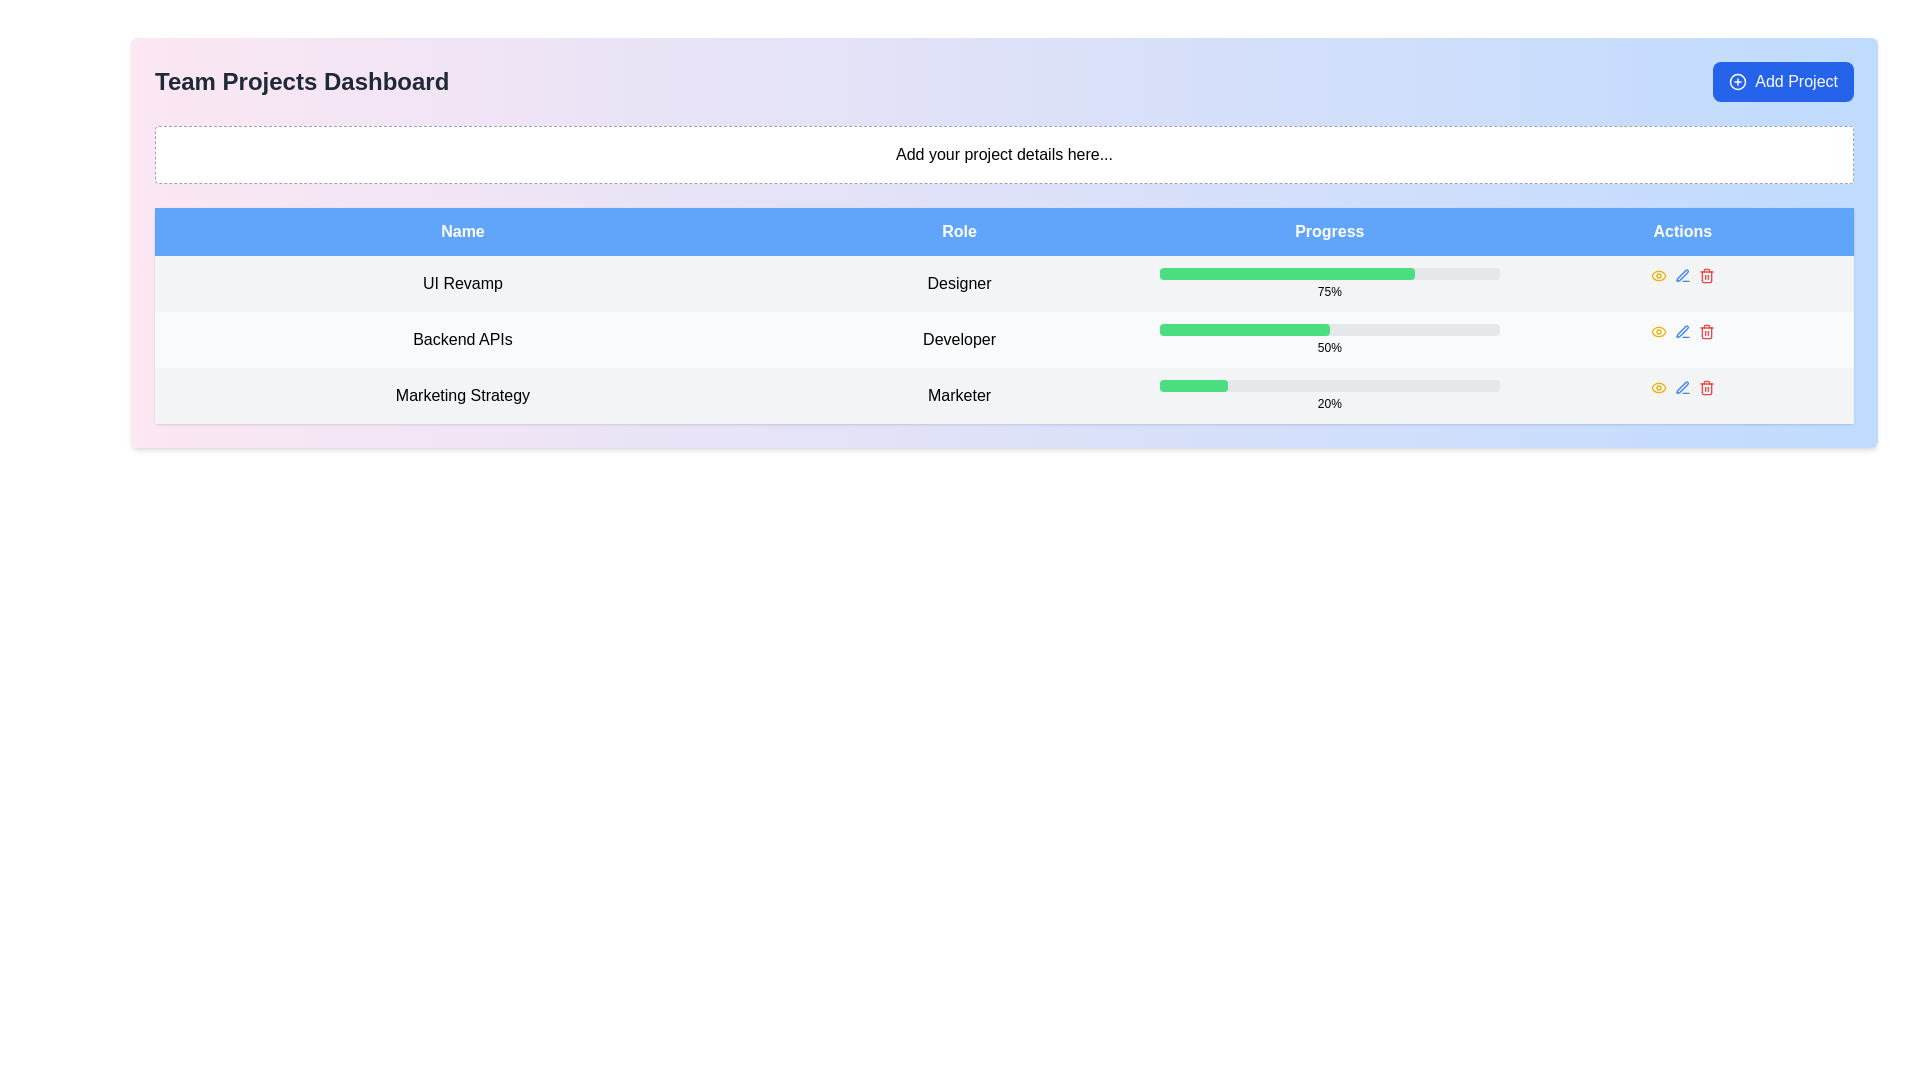 The image size is (1920, 1080). What do you see at coordinates (1329, 329) in the screenshot?
I see `the progress bar in the 'Progress' column for the 'Backend APIs' task, which indicates that the task is 50% complete` at bounding box center [1329, 329].